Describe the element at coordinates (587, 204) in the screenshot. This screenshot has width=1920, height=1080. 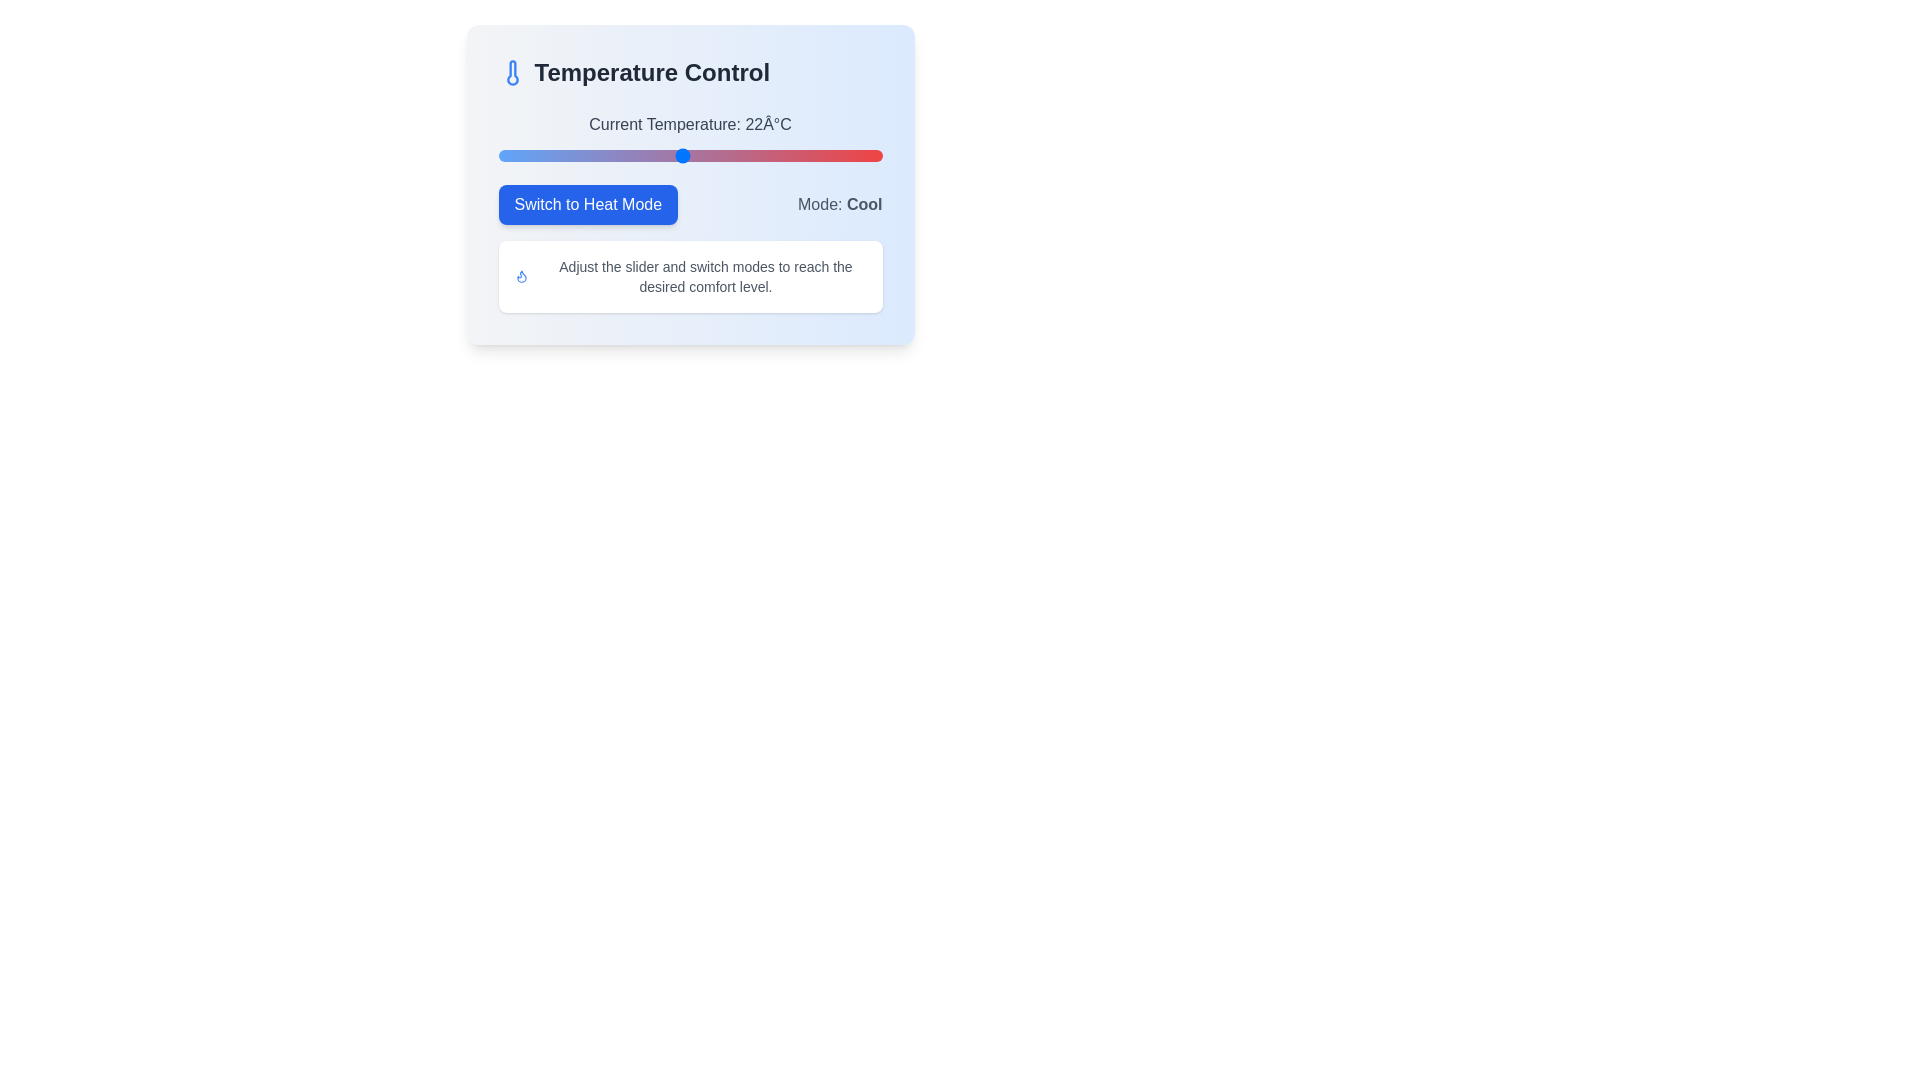
I see `the 'Switch to Heat Mode' button to toggle the mode` at that location.